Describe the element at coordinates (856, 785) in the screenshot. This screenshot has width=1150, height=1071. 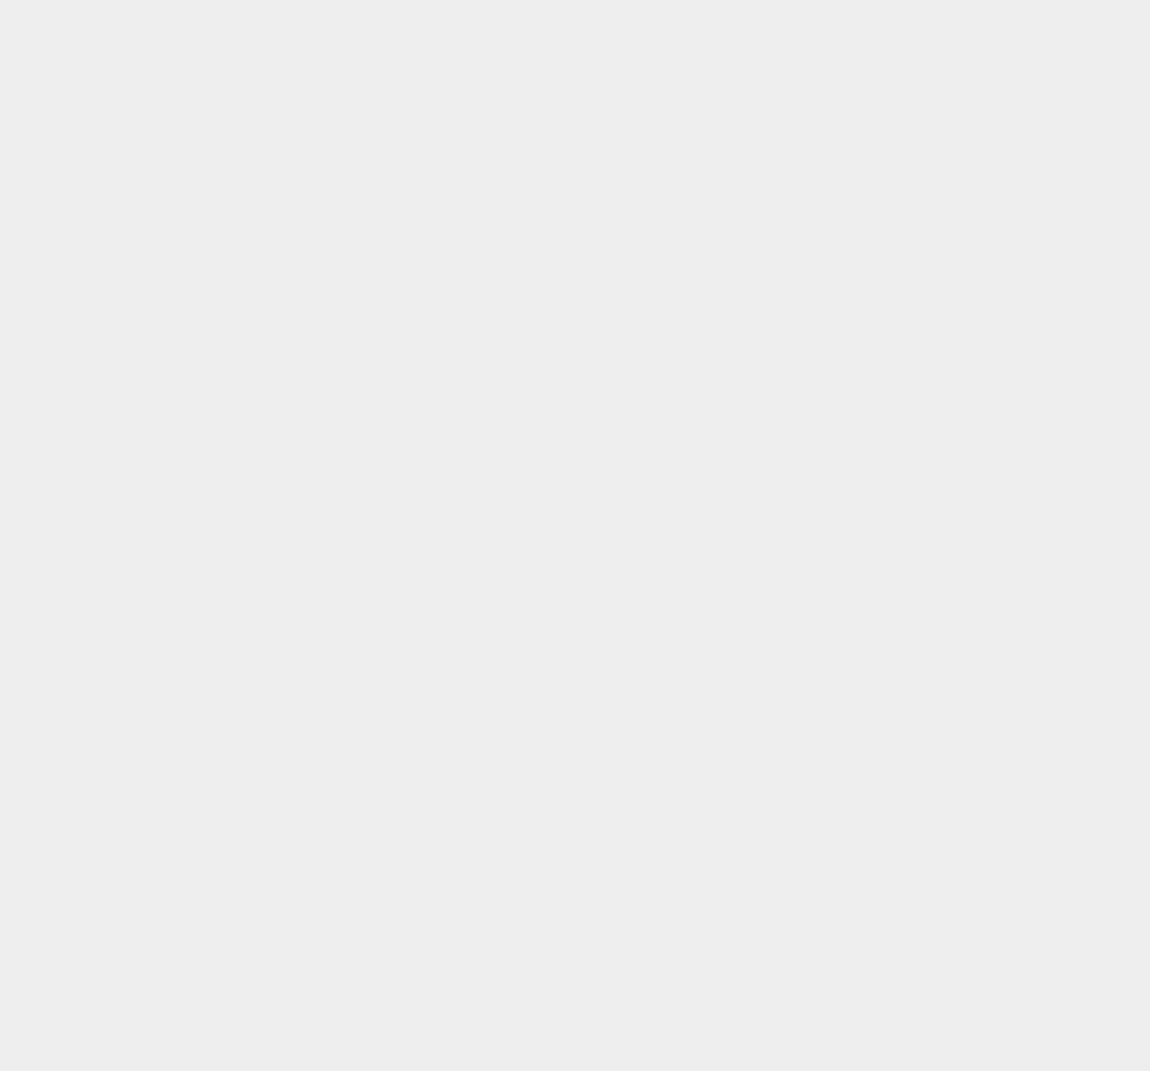
I see `'Huawei Honor'` at that location.